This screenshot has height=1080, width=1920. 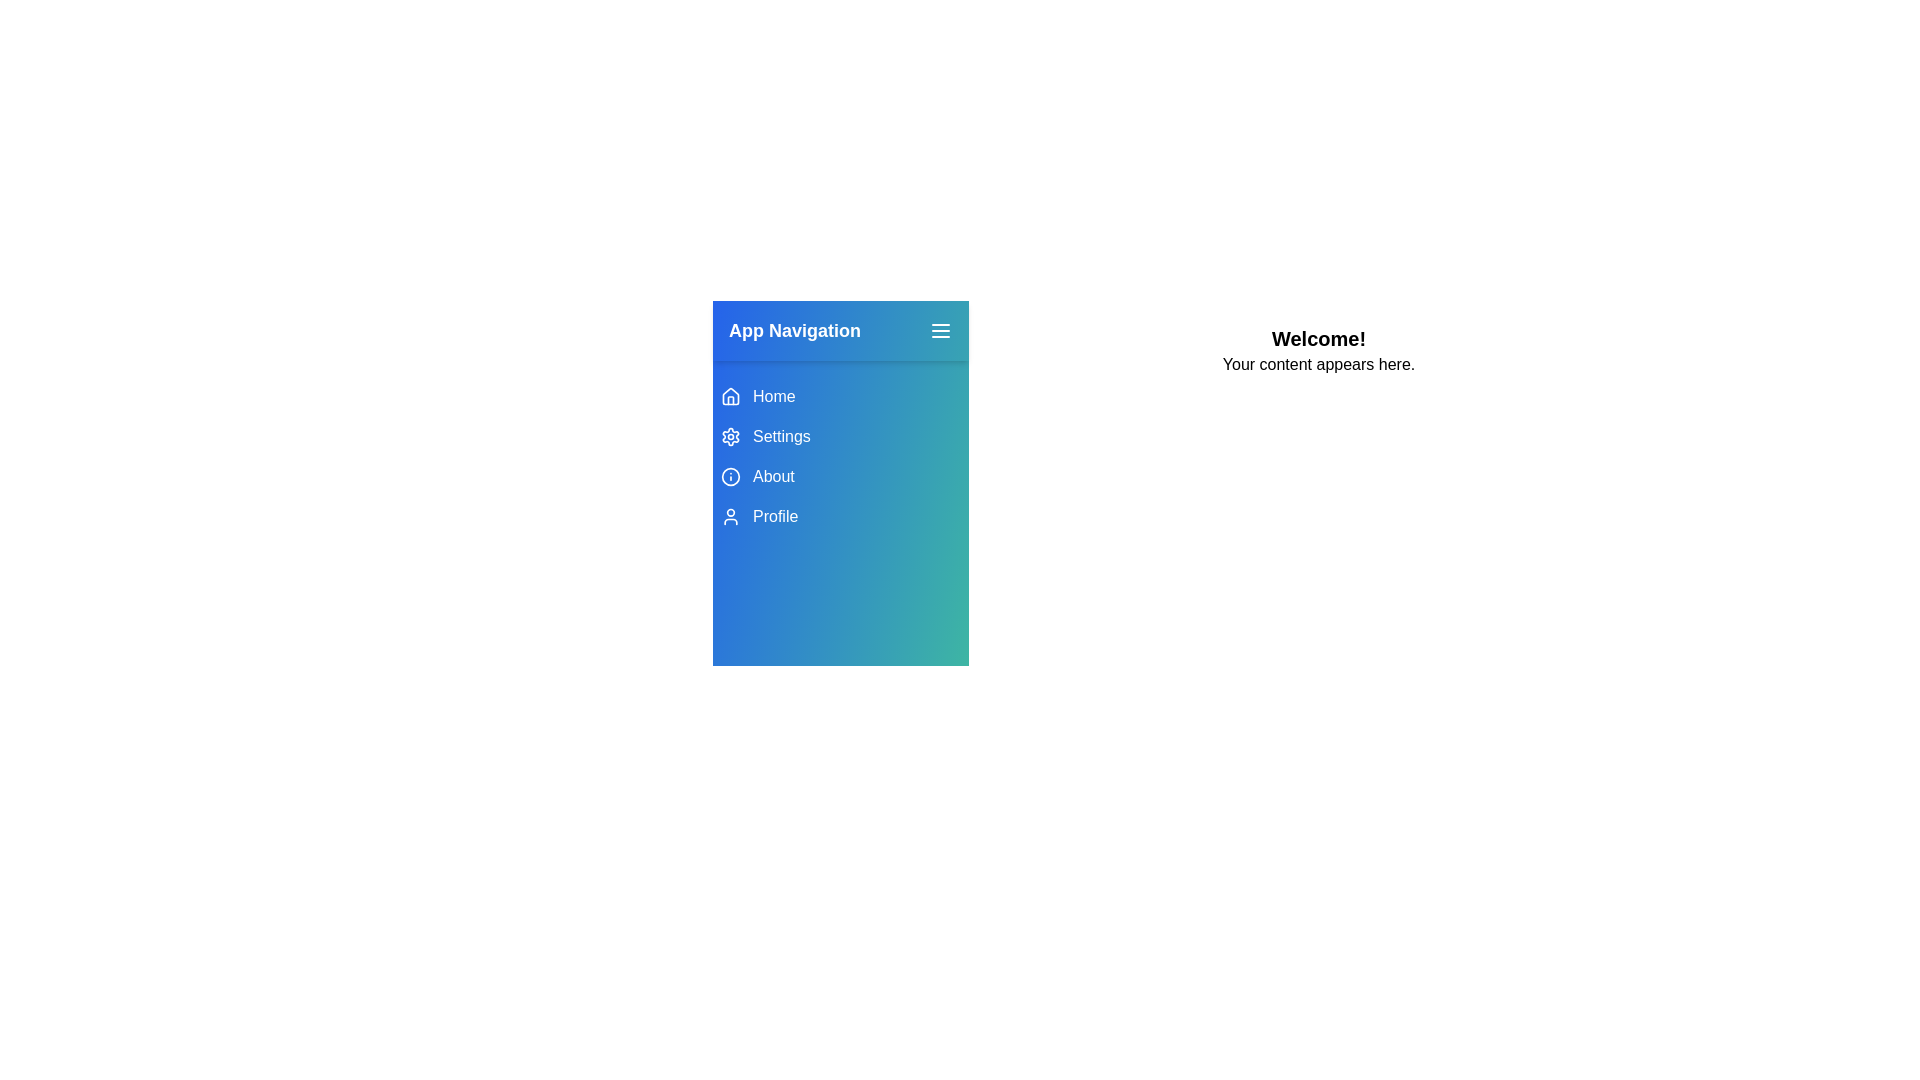 I want to click on the menu item Profile from the drawer, so click(x=840, y=515).